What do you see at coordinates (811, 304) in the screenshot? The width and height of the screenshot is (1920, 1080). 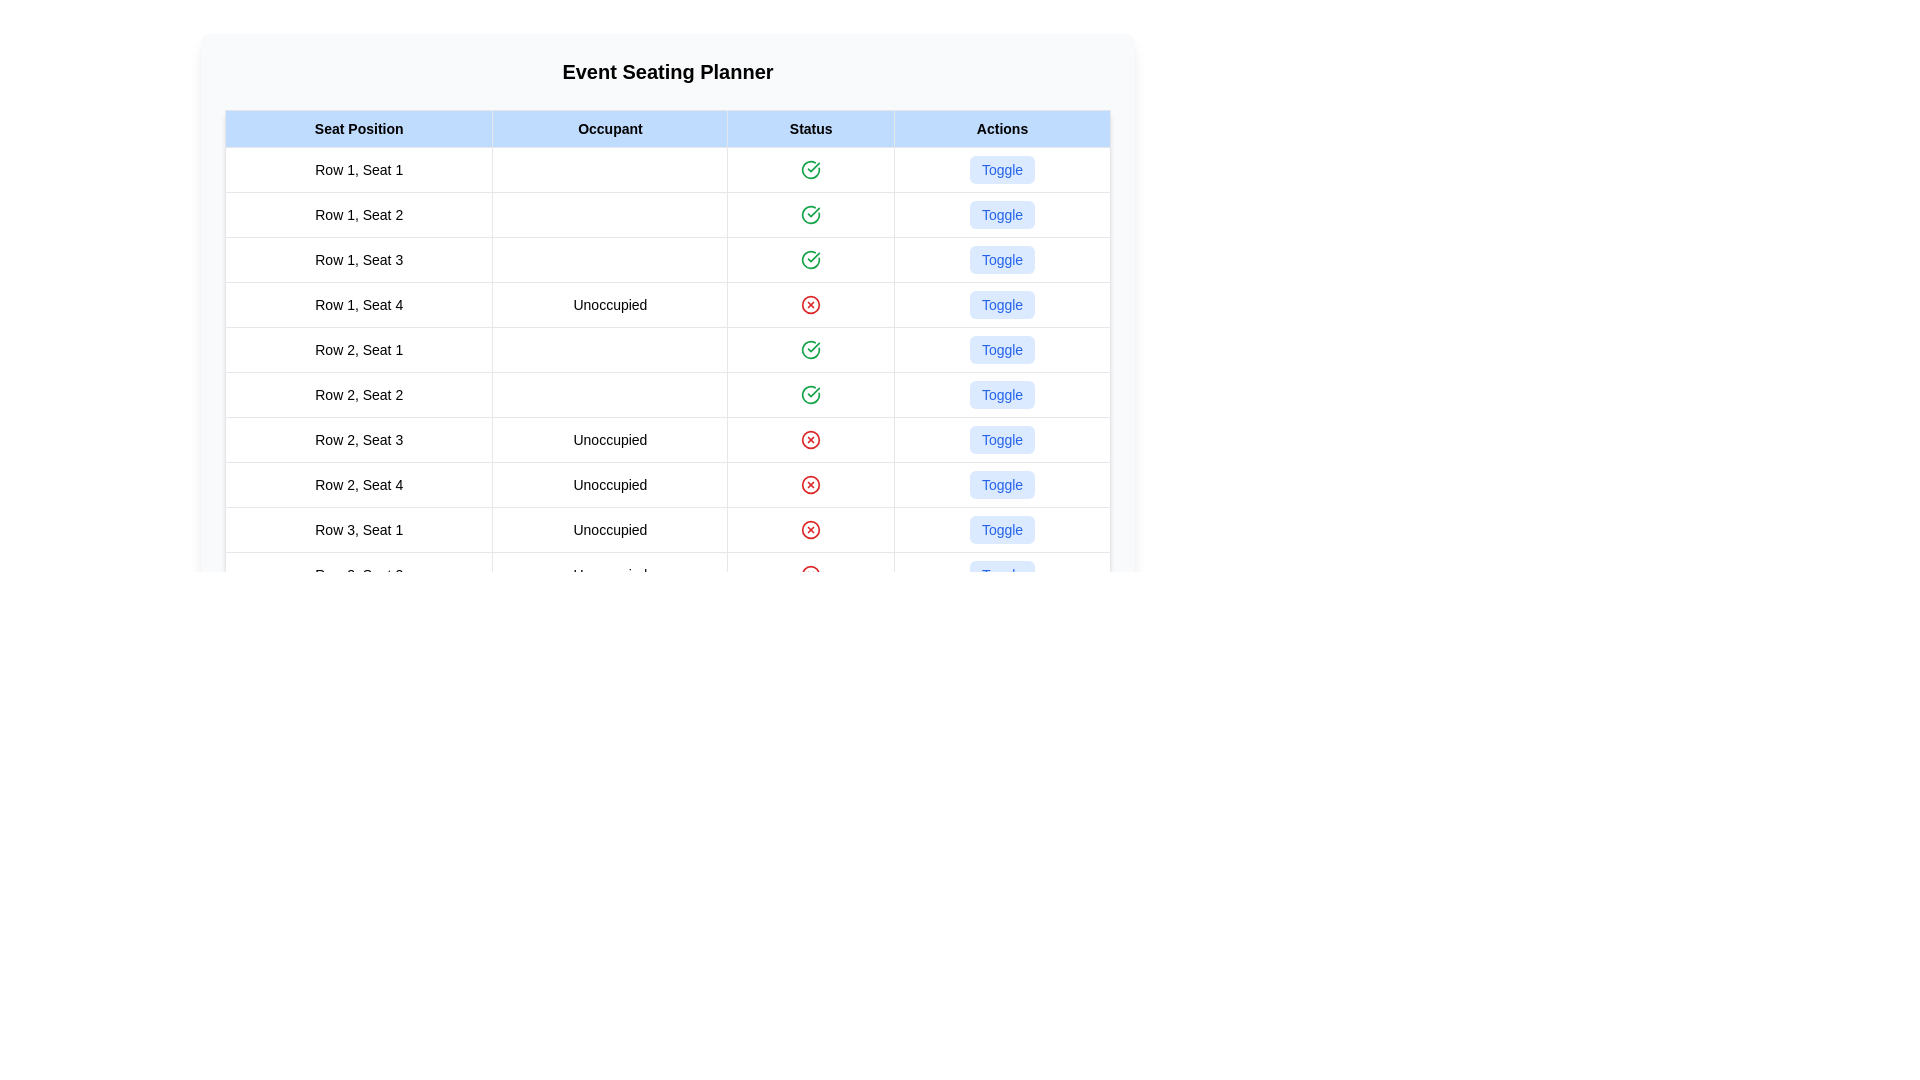 I see `the status/error icon indicating a negative status for 'Row 1, Seat 4' in the status column of the table` at bounding box center [811, 304].